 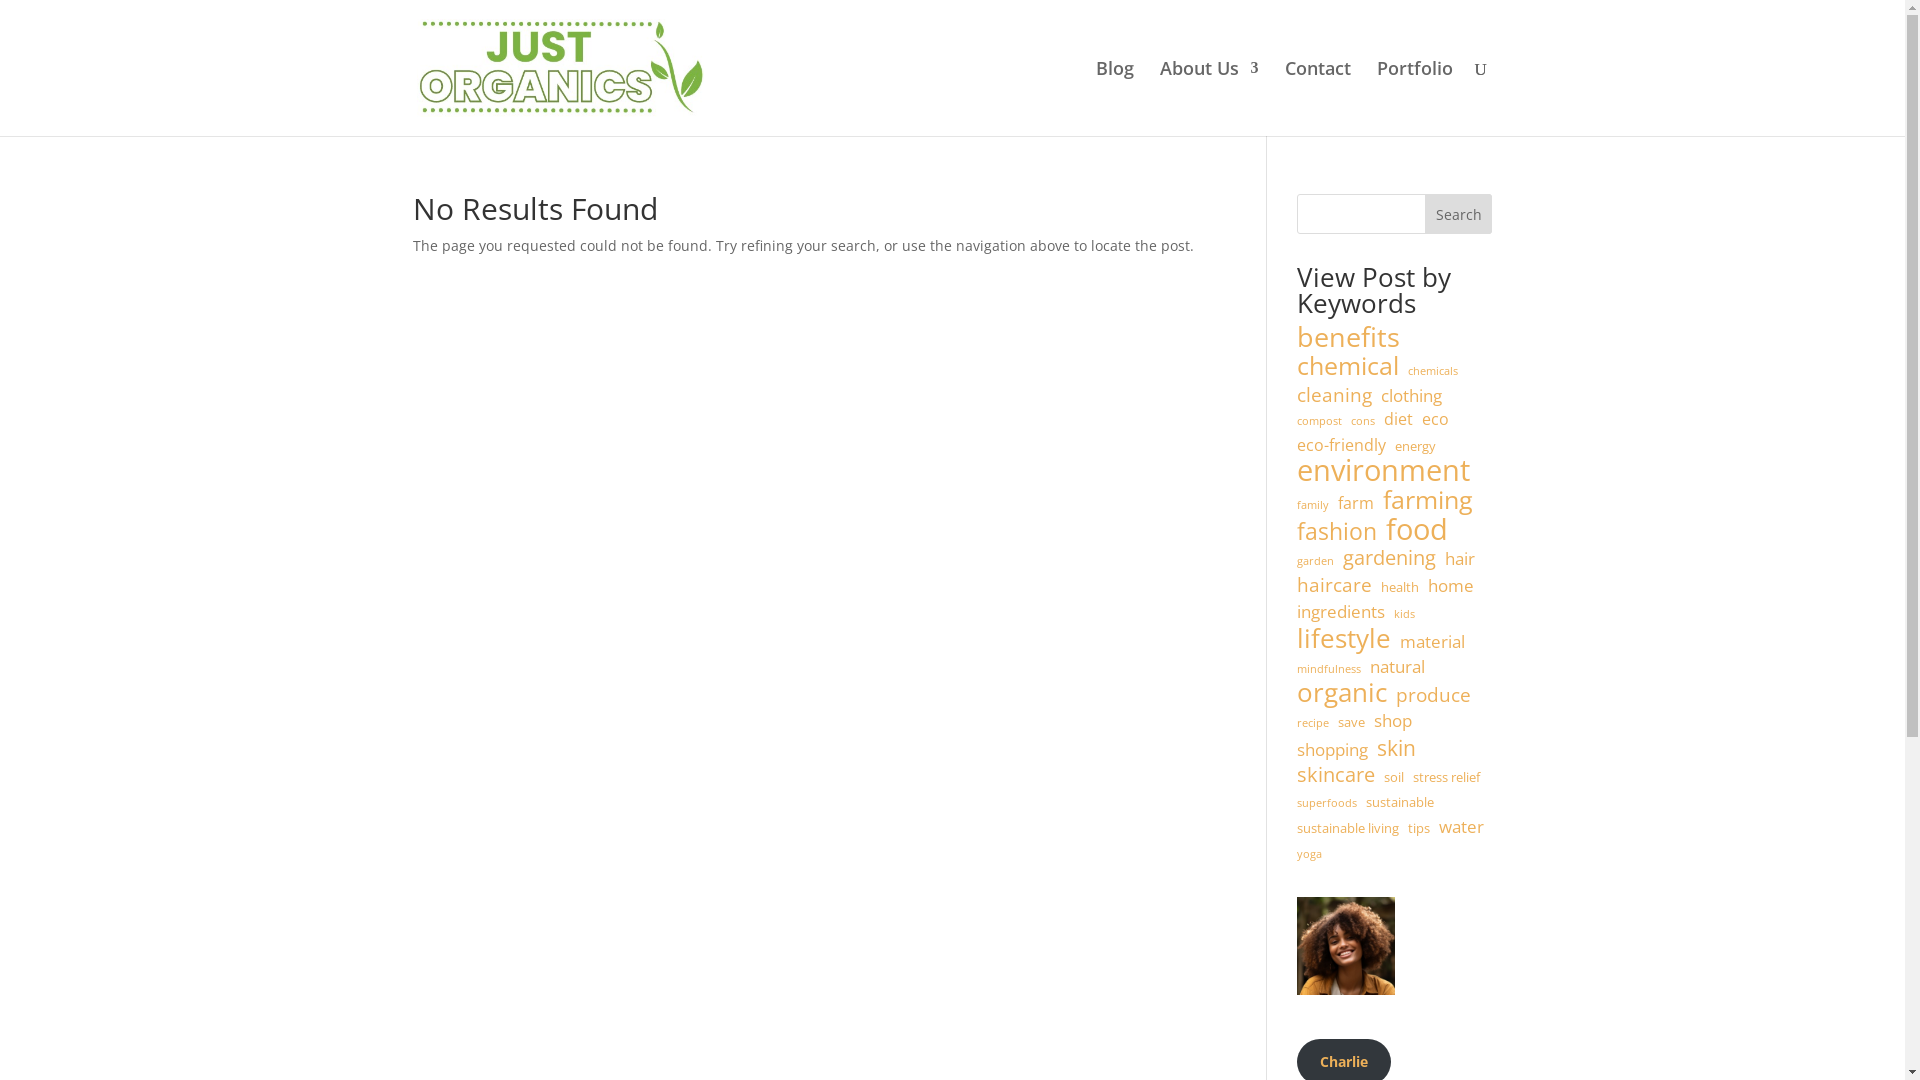 What do you see at coordinates (1326, 802) in the screenshot?
I see `'superfoods'` at bounding box center [1326, 802].